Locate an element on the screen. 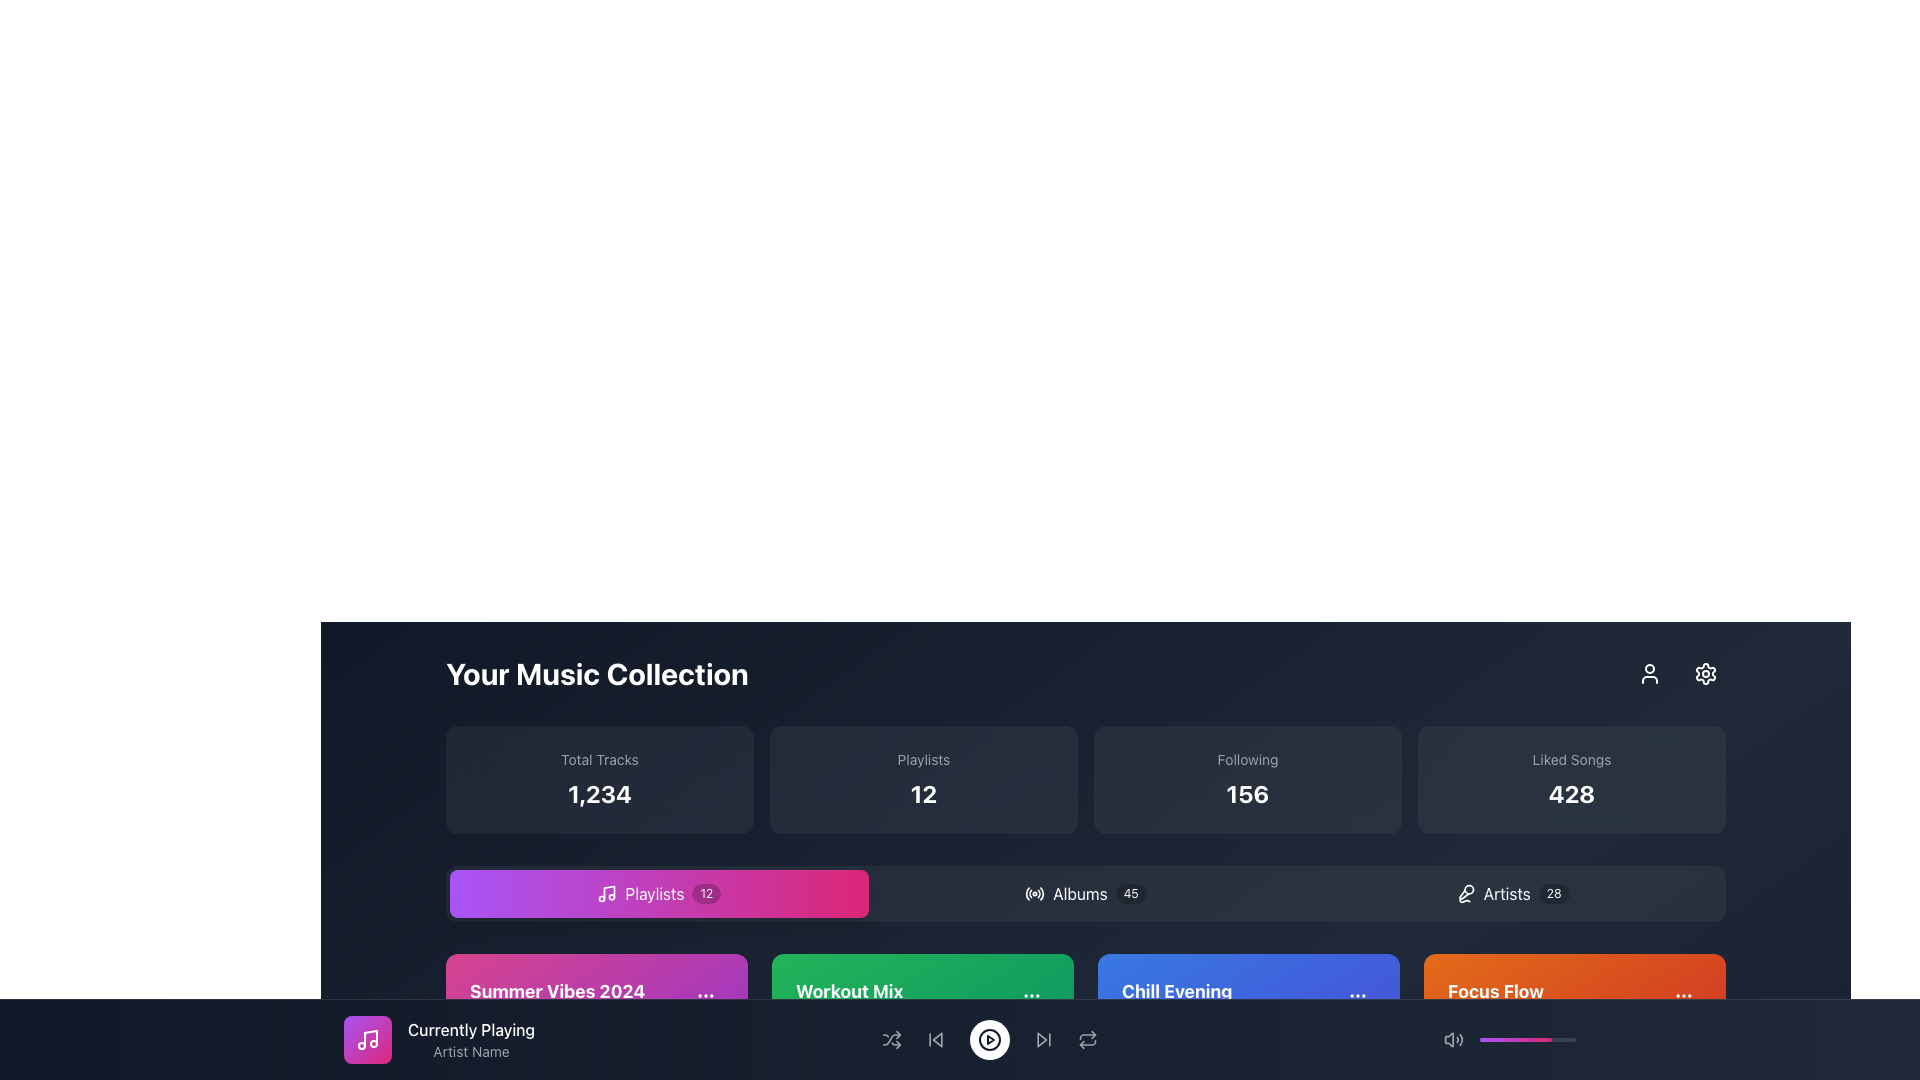 This screenshot has width=1920, height=1080. the settings button located at the top-right corner of the interface, adjacent to the user profile button is located at coordinates (1704, 674).